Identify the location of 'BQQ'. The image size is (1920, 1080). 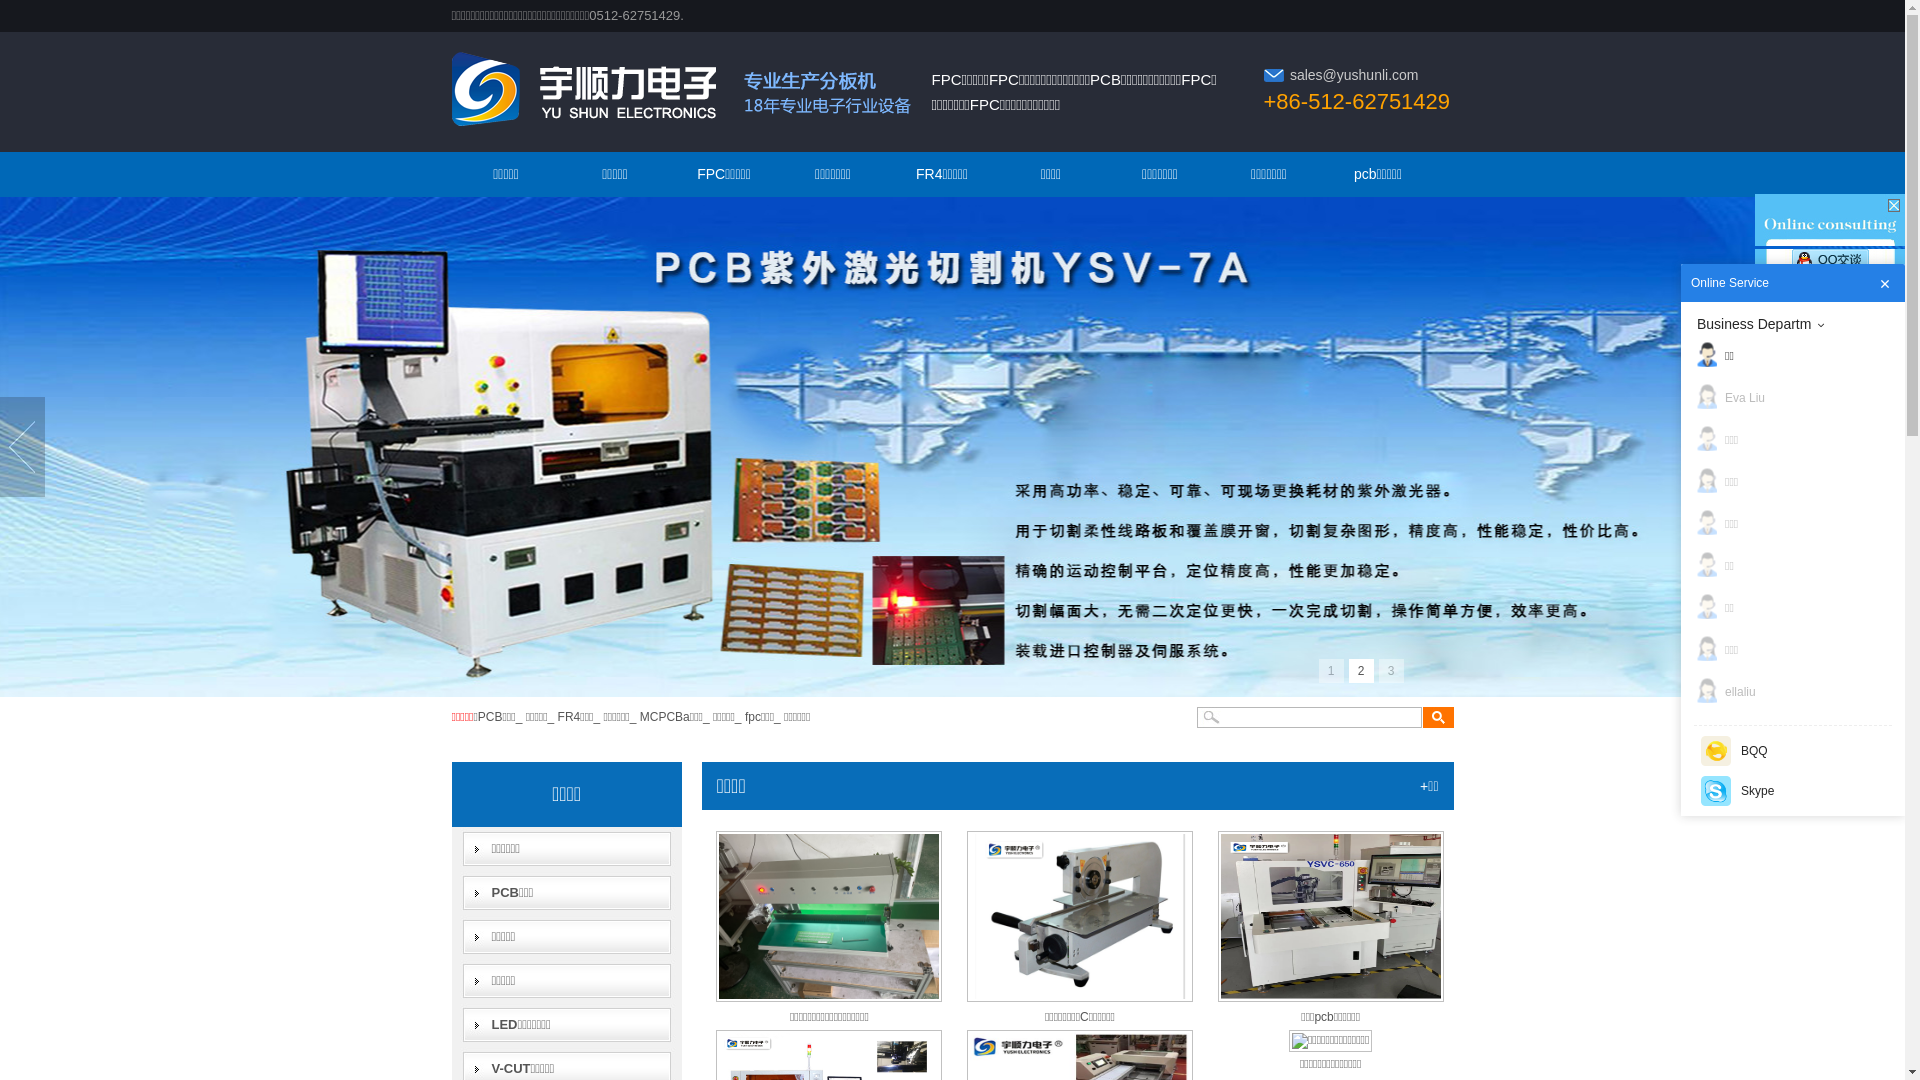
(1699, 751).